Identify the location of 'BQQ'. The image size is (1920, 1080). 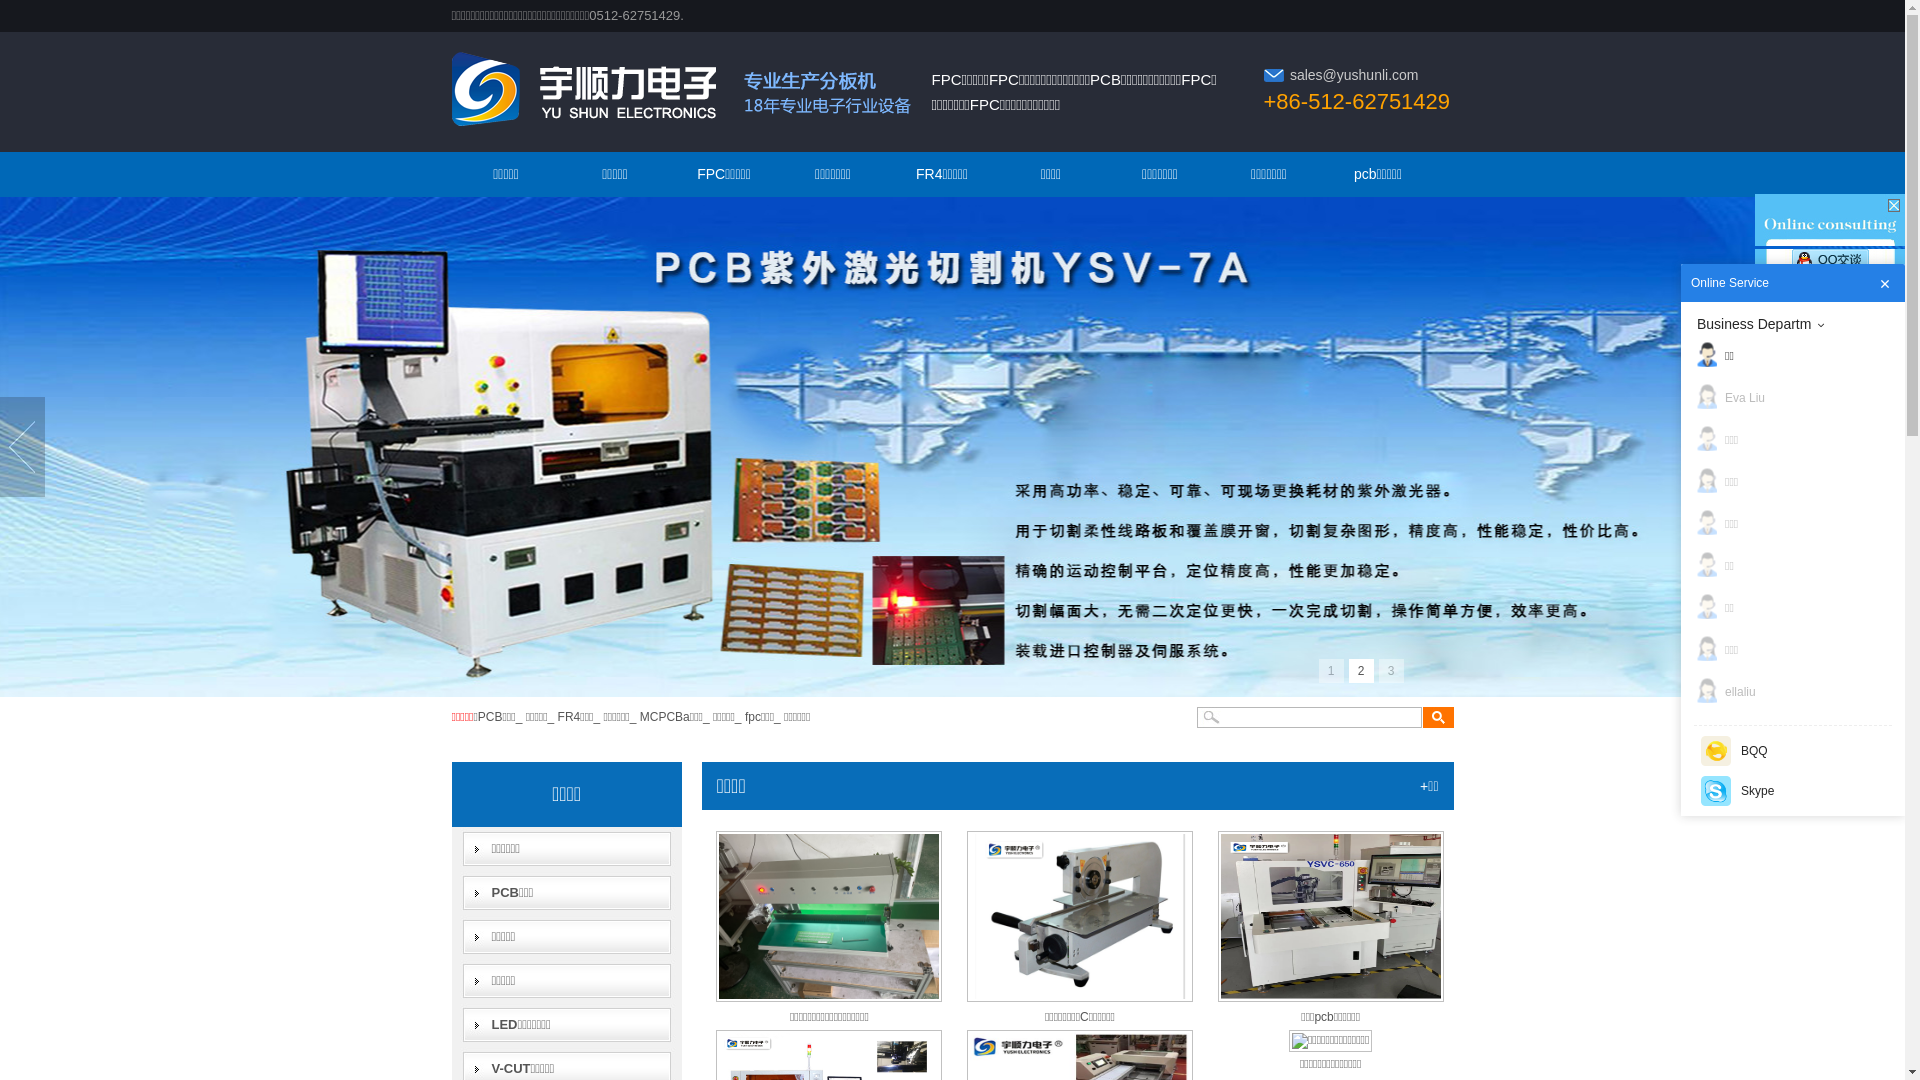
(1699, 751).